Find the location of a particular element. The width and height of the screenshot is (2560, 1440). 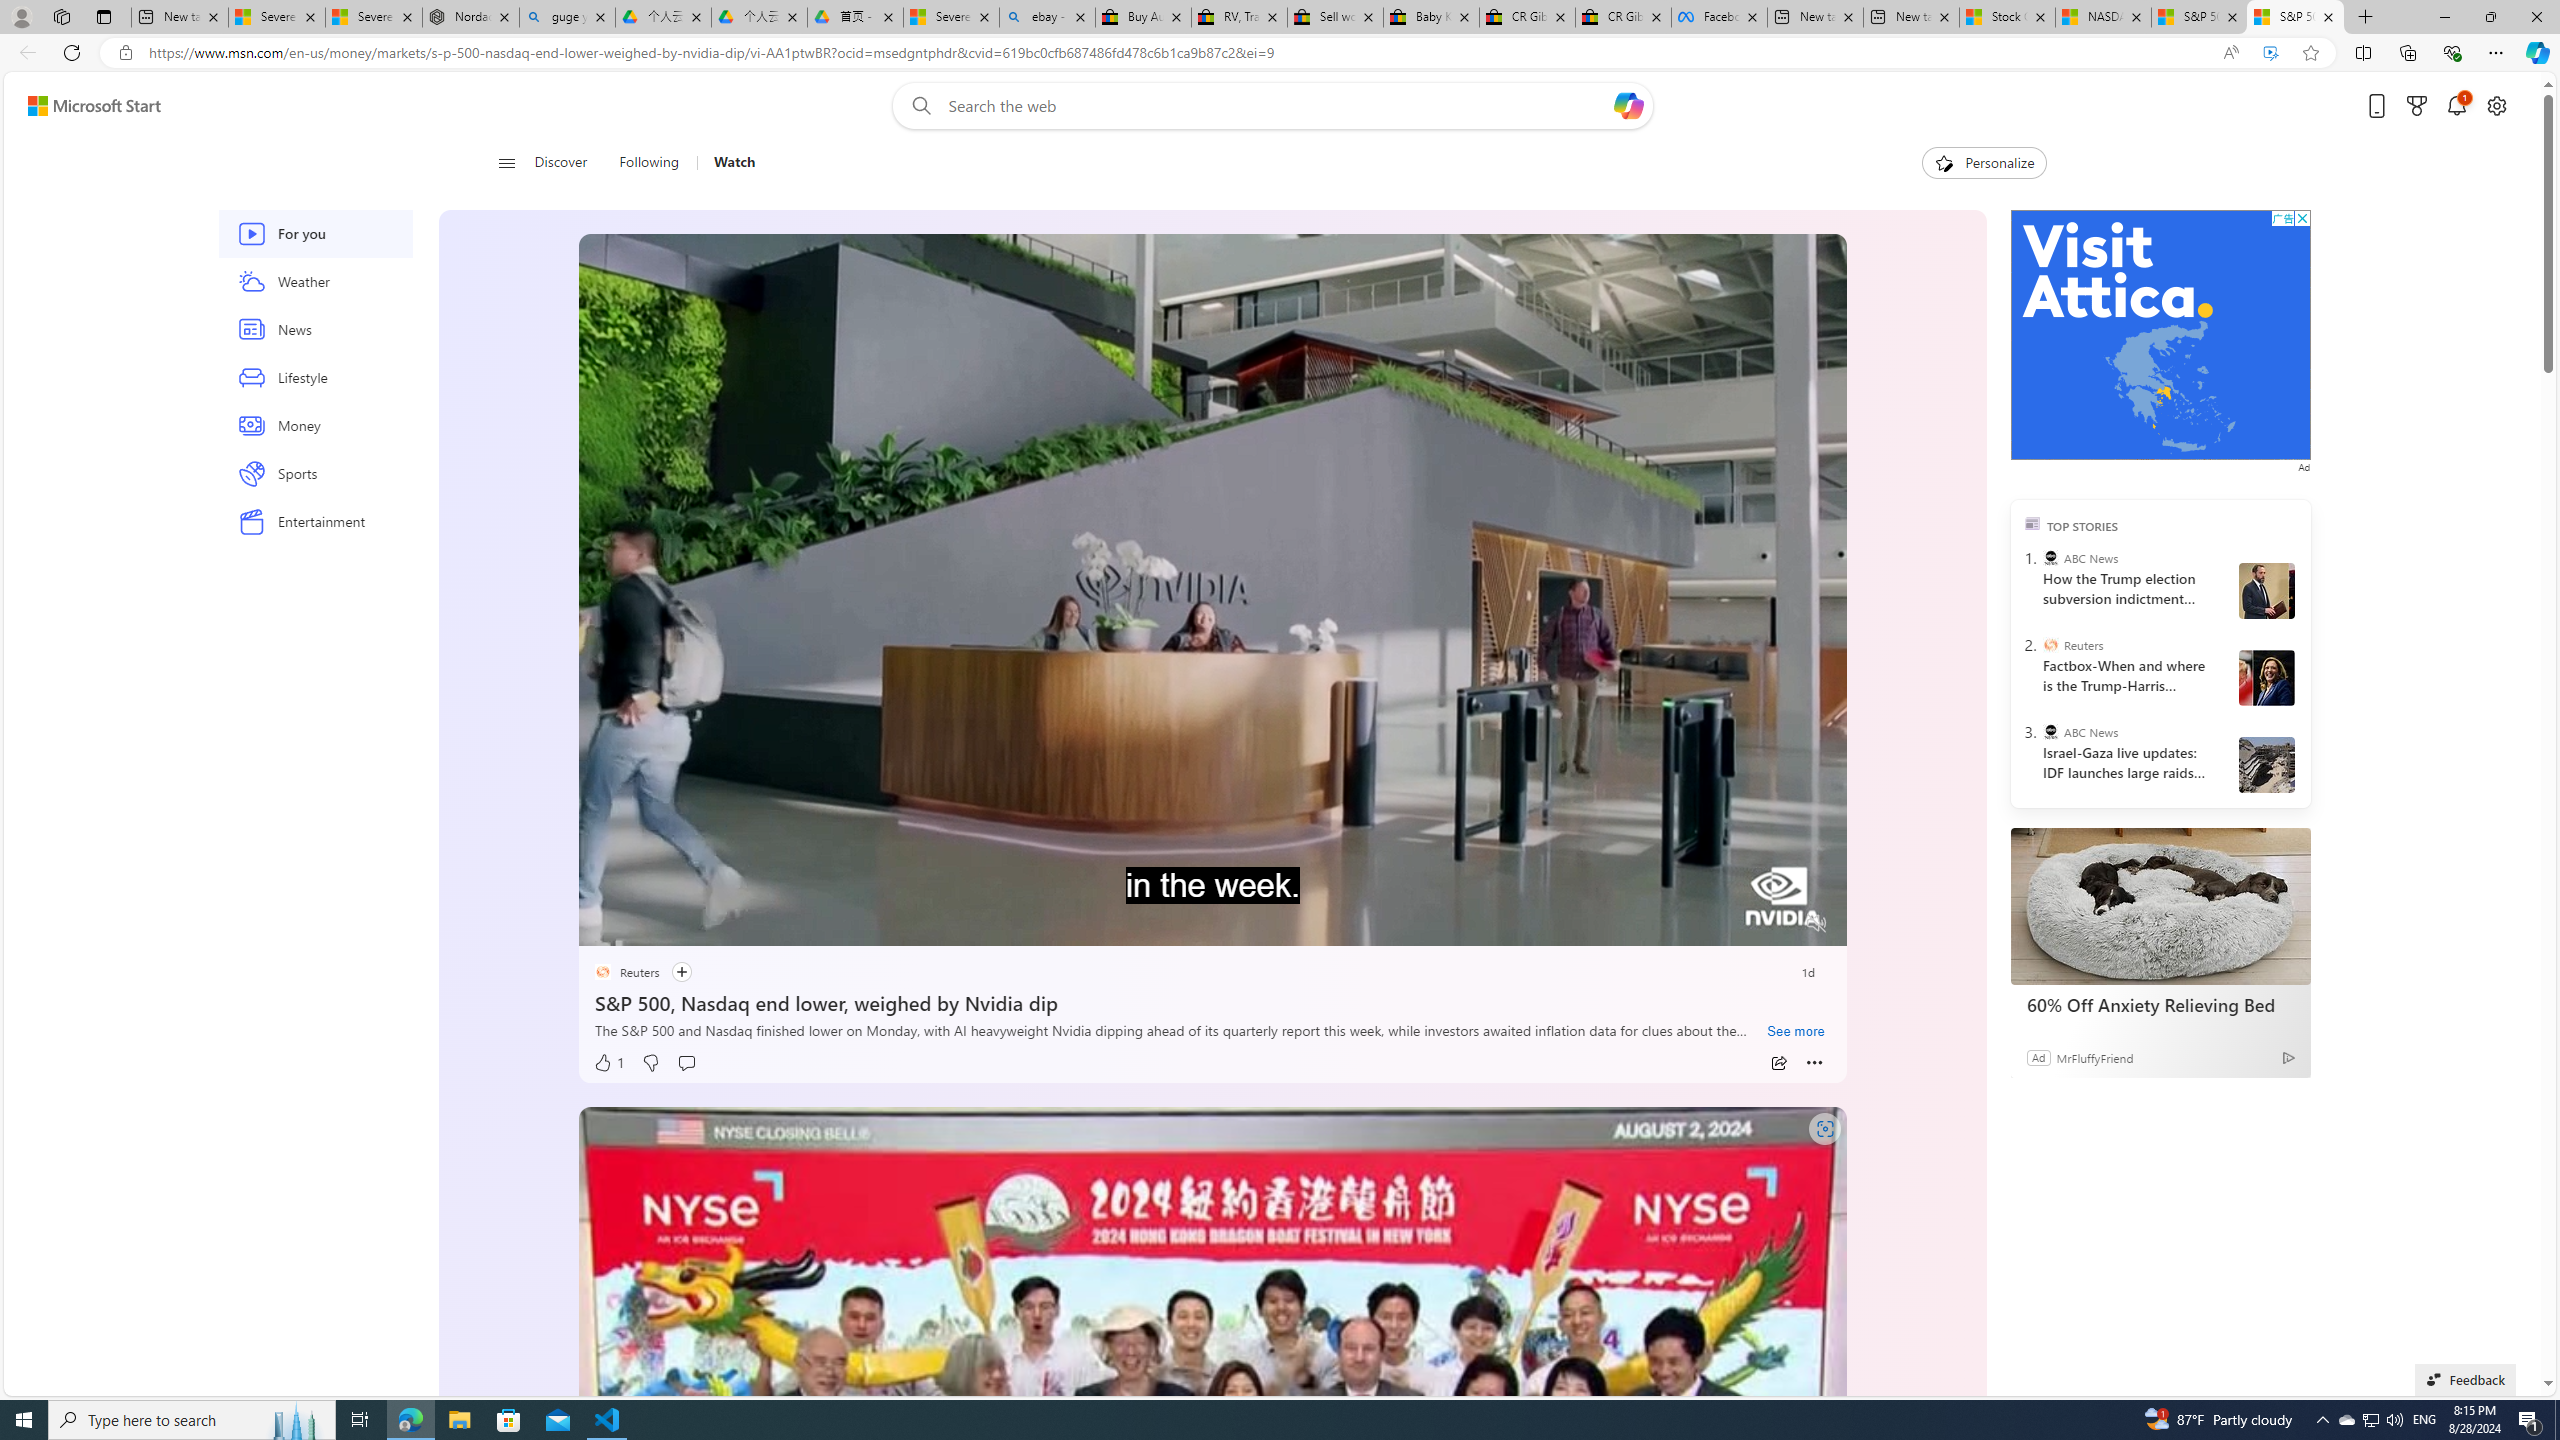

'Enhance video' is located at coordinates (2270, 53).